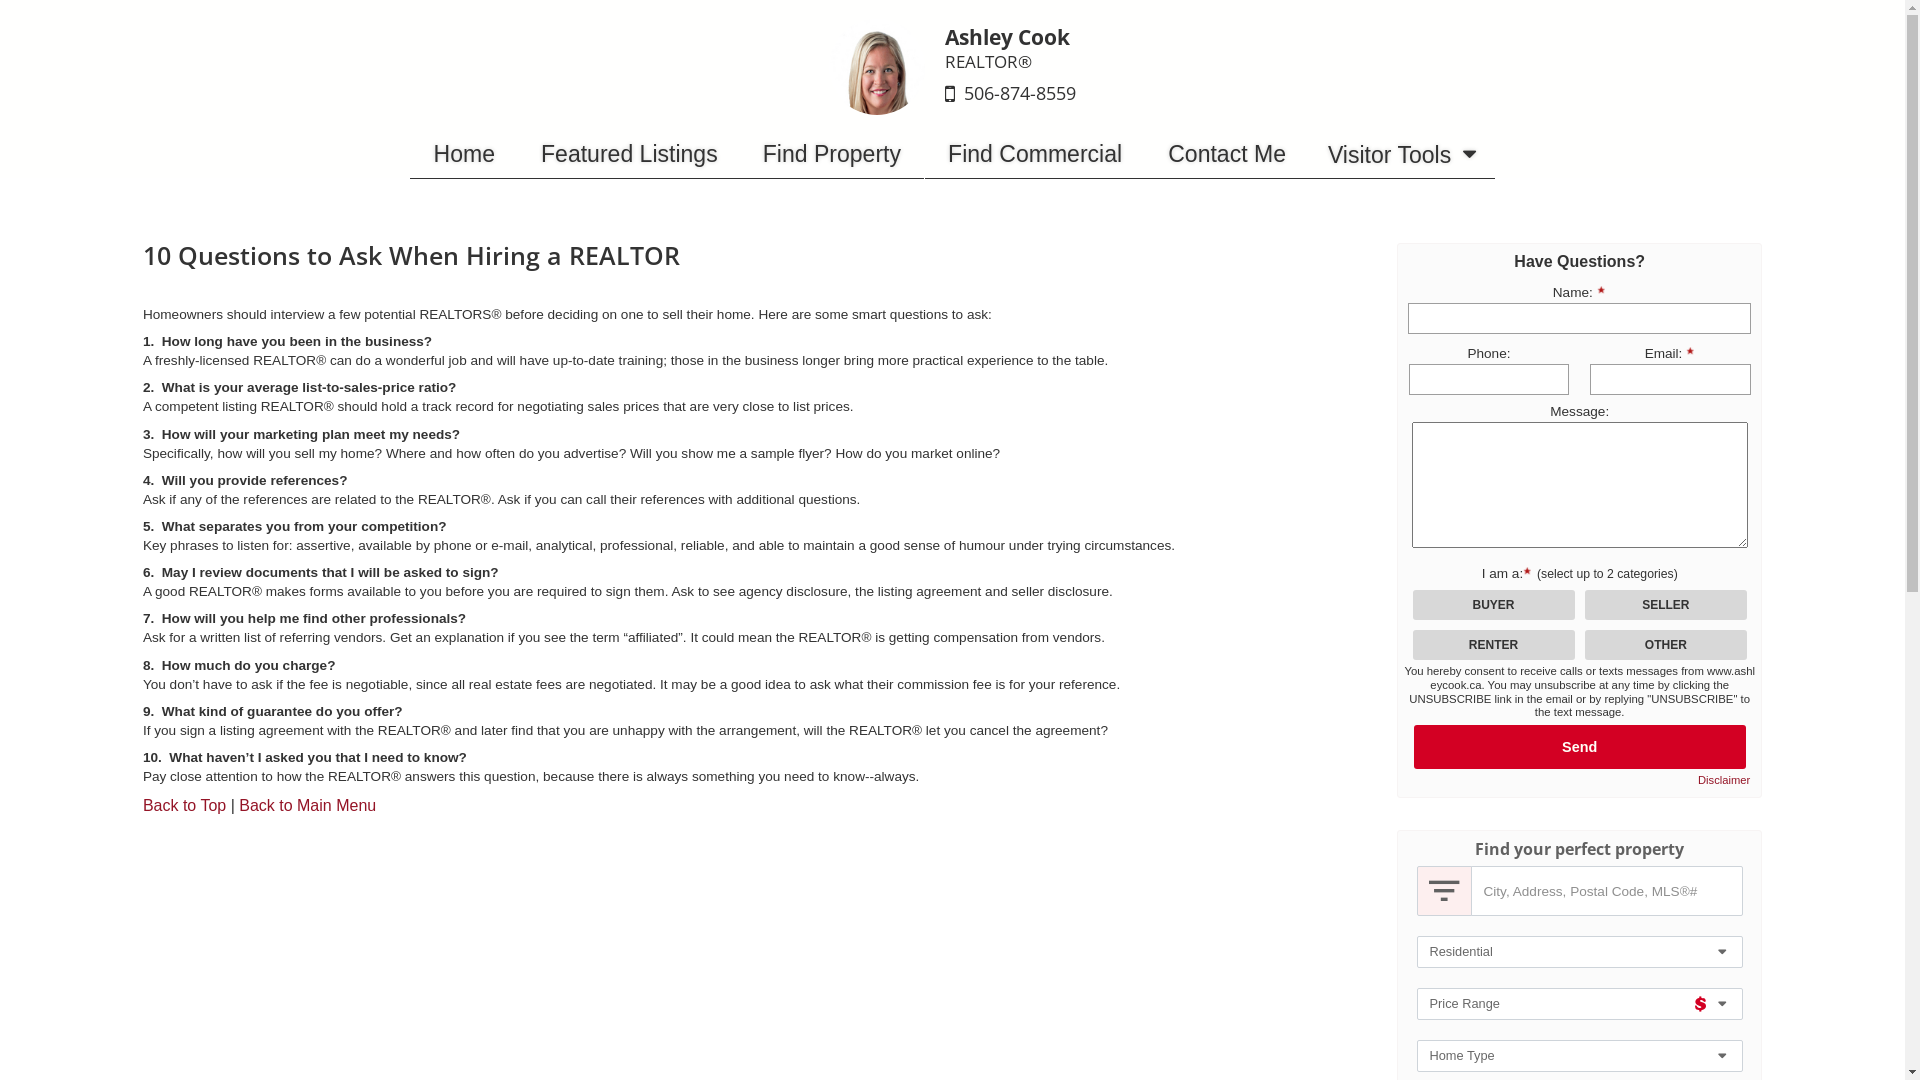 The image size is (1920, 1080). Describe the element at coordinates (1578, 1055) in the screenshot. I see `'Home Type'` at that location.